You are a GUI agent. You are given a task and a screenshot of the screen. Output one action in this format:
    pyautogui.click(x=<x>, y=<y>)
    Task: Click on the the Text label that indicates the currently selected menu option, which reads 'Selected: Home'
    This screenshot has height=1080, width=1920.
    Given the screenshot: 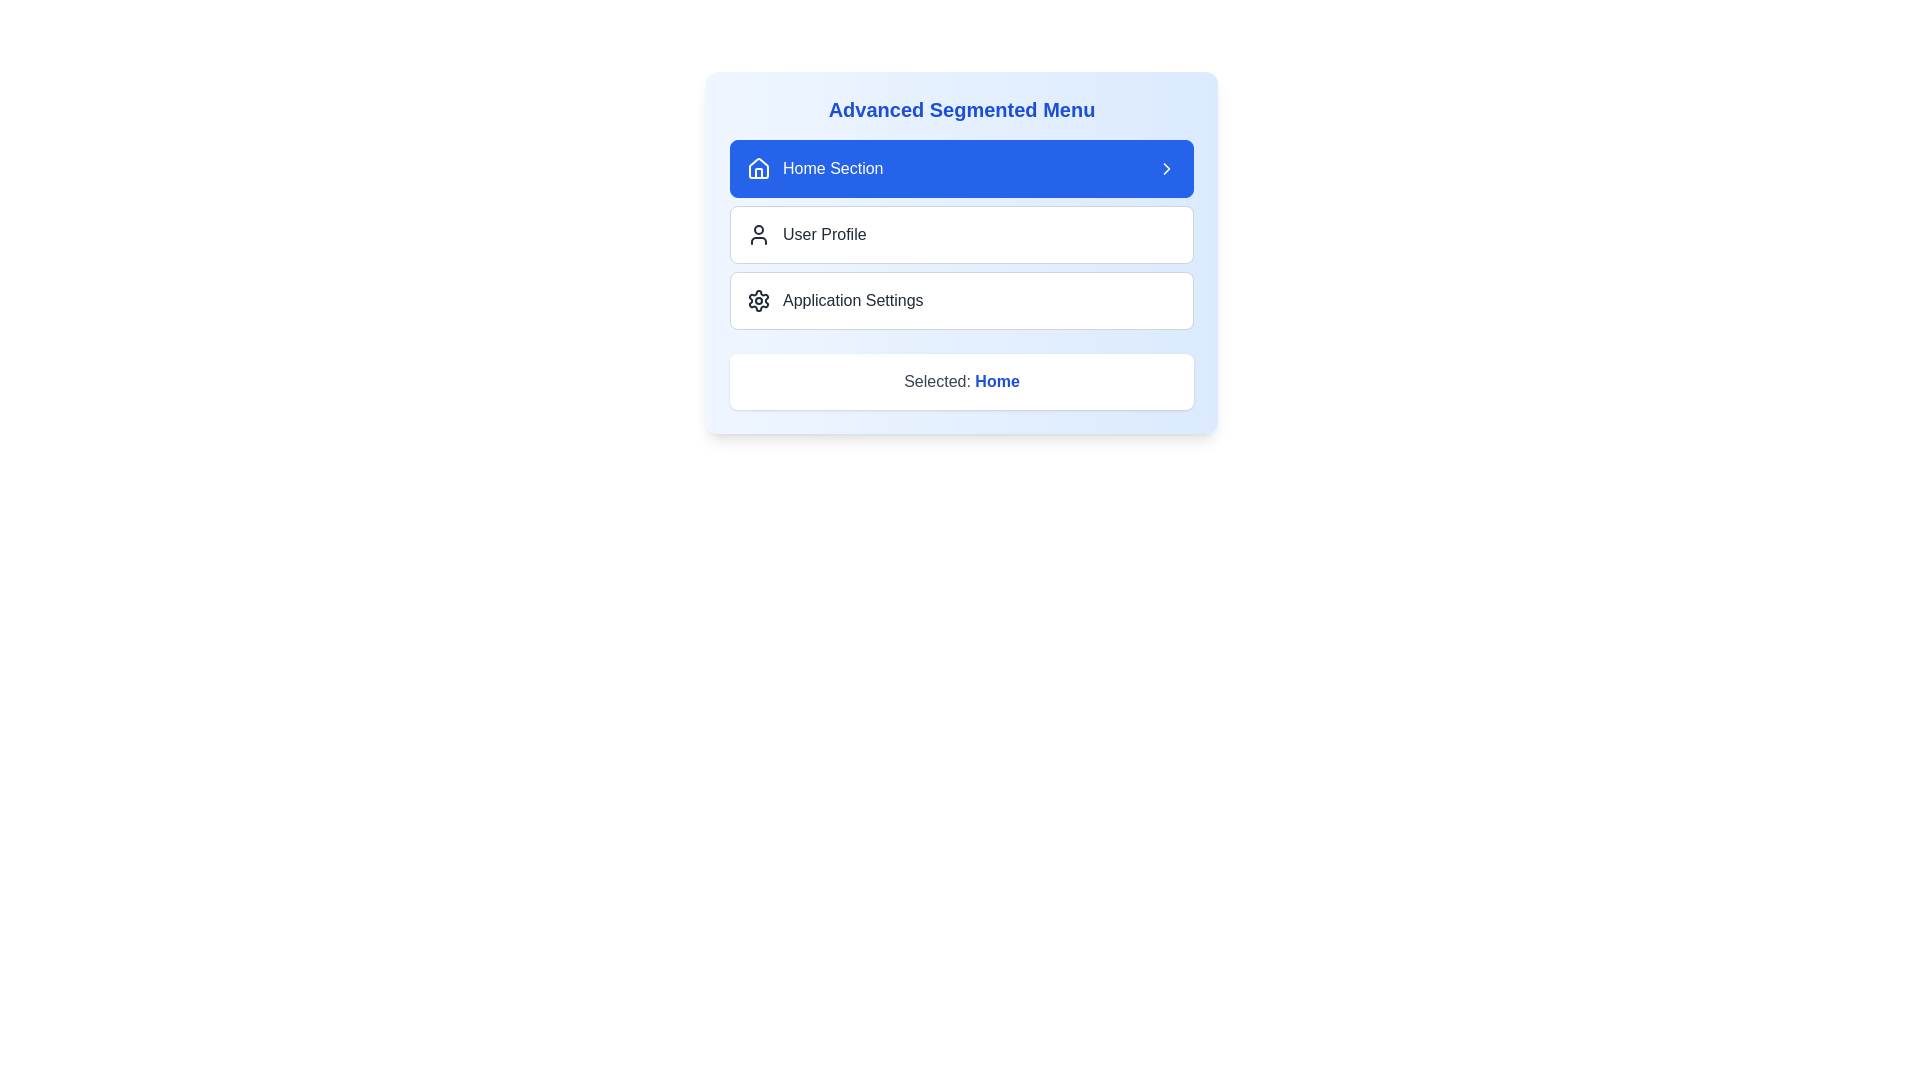 What is the action you would take?
    pyautogui.click(x=997, y=381)
    